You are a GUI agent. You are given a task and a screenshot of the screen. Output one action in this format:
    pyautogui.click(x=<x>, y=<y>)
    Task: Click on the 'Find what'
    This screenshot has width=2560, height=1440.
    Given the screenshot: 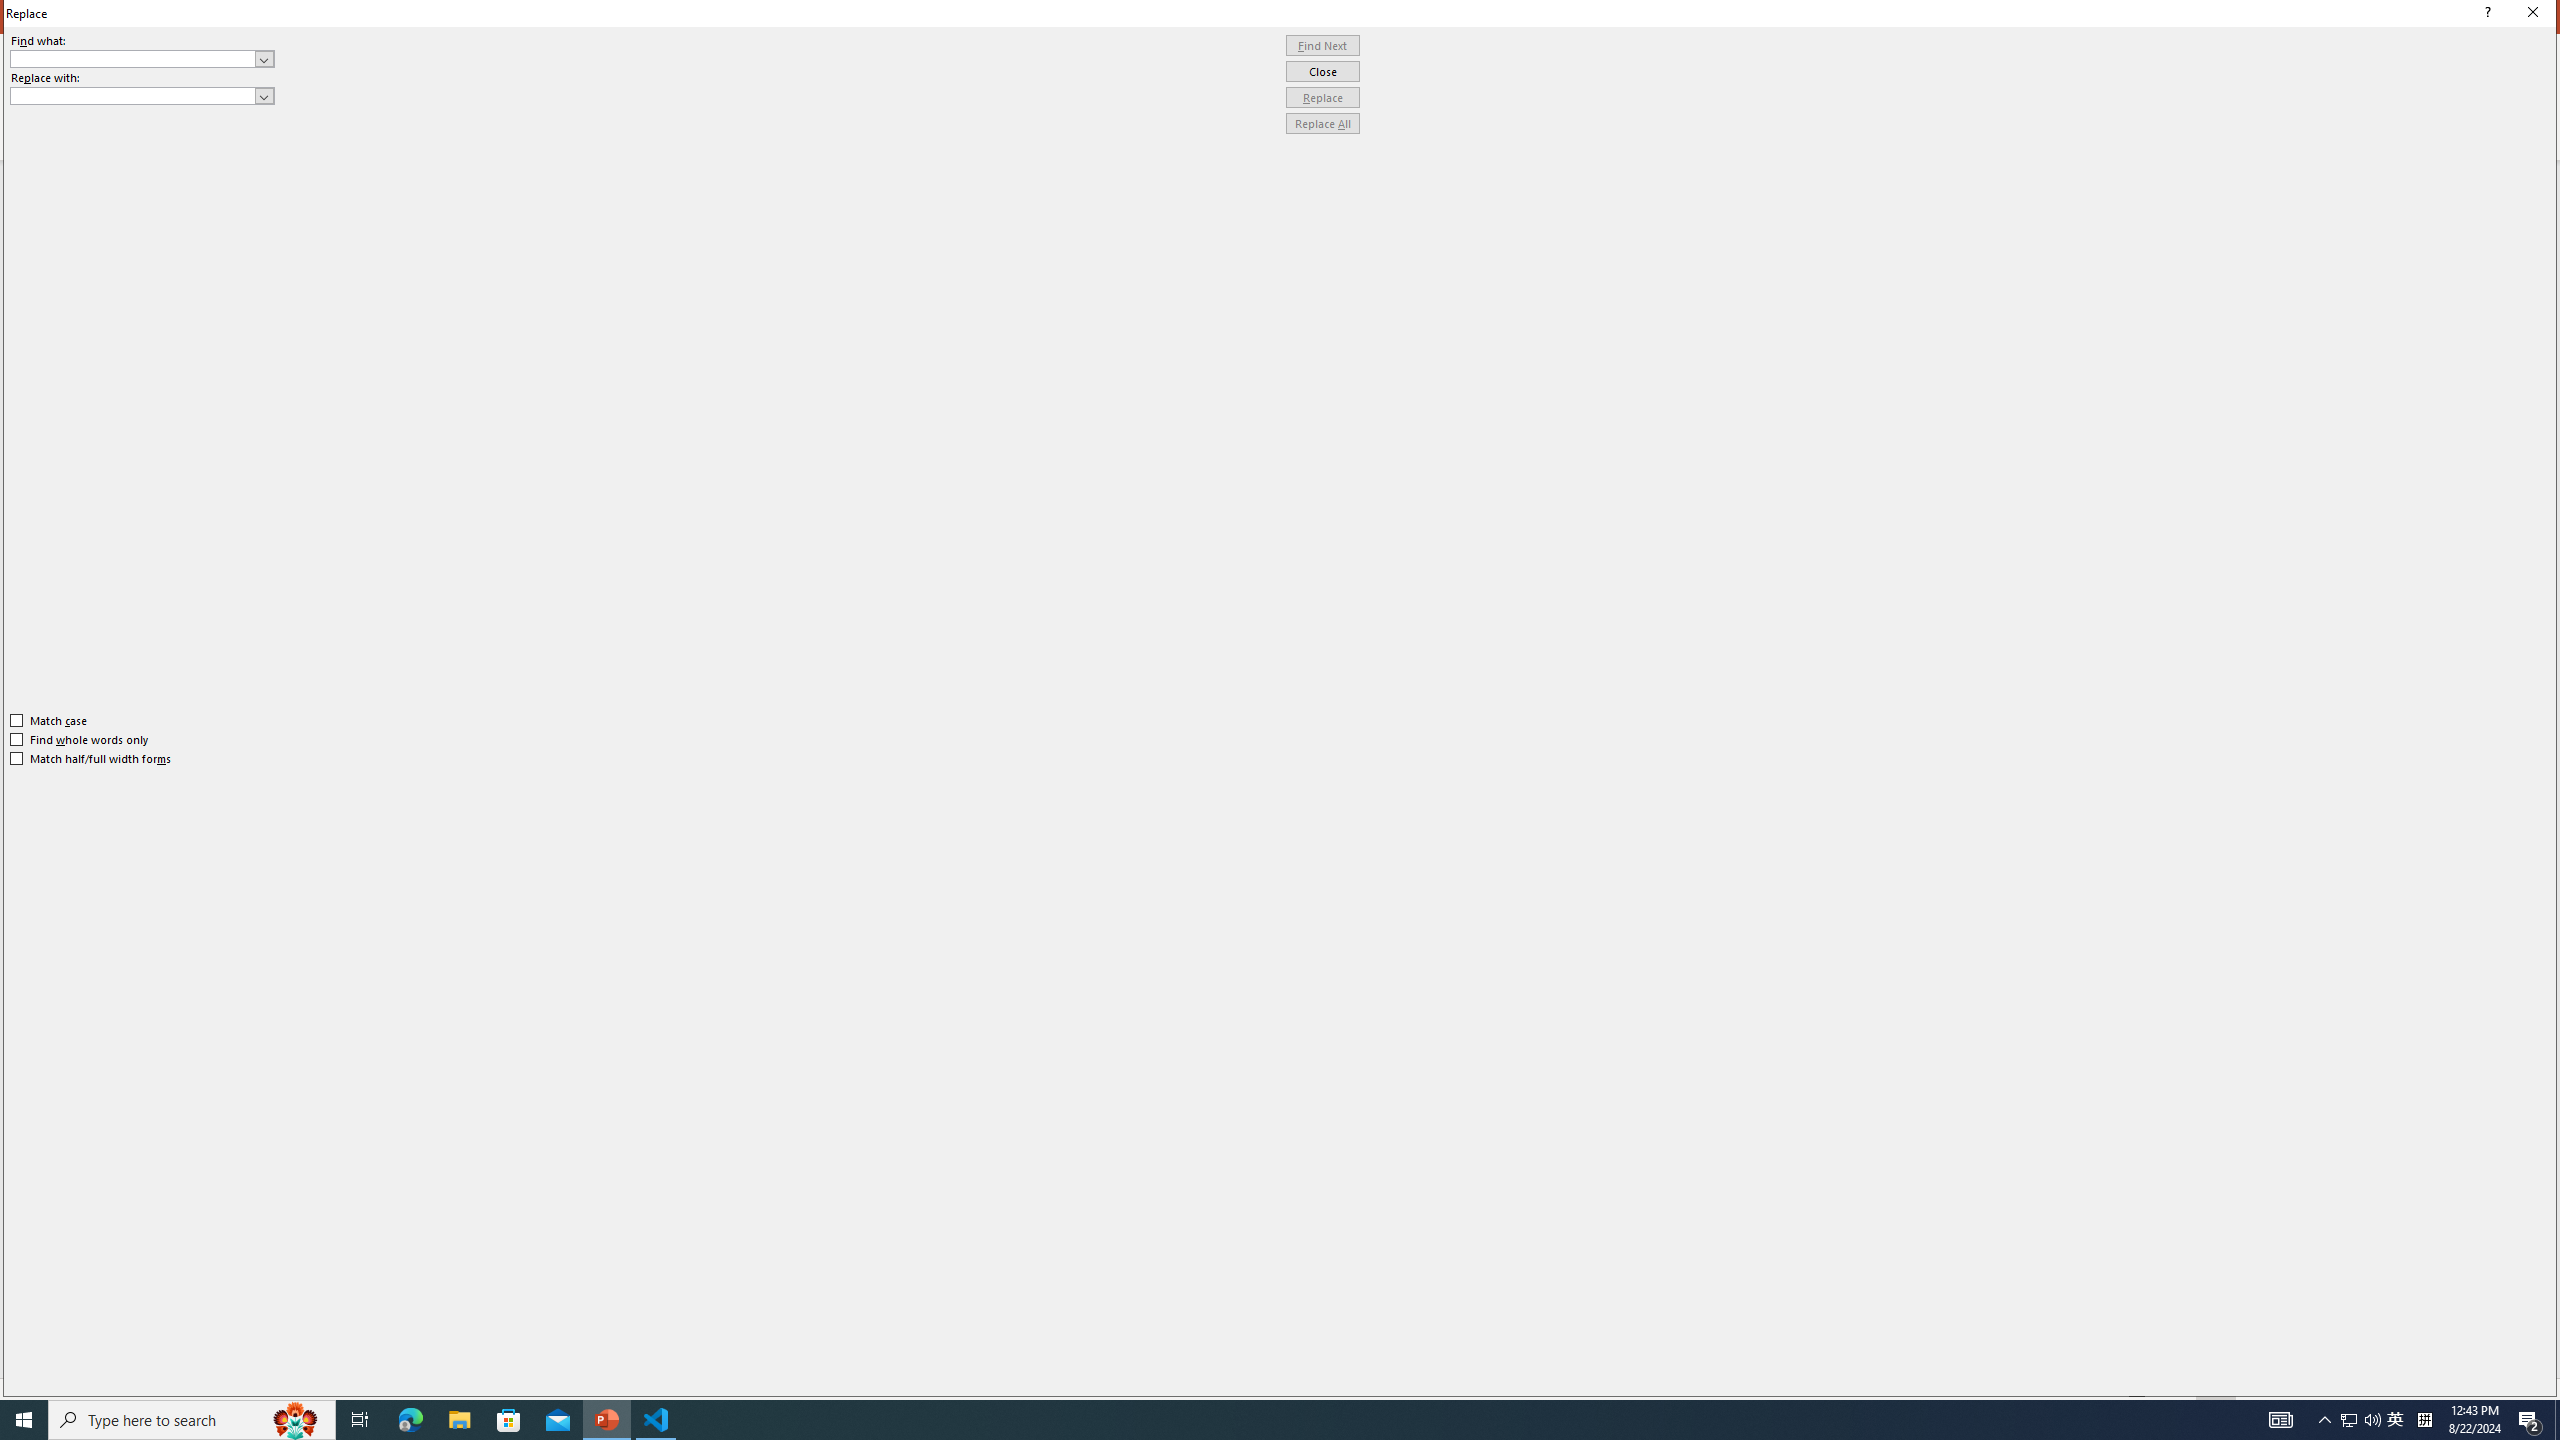 What is the action you would take?
    pyautogui.click(x=133, y=58)
    